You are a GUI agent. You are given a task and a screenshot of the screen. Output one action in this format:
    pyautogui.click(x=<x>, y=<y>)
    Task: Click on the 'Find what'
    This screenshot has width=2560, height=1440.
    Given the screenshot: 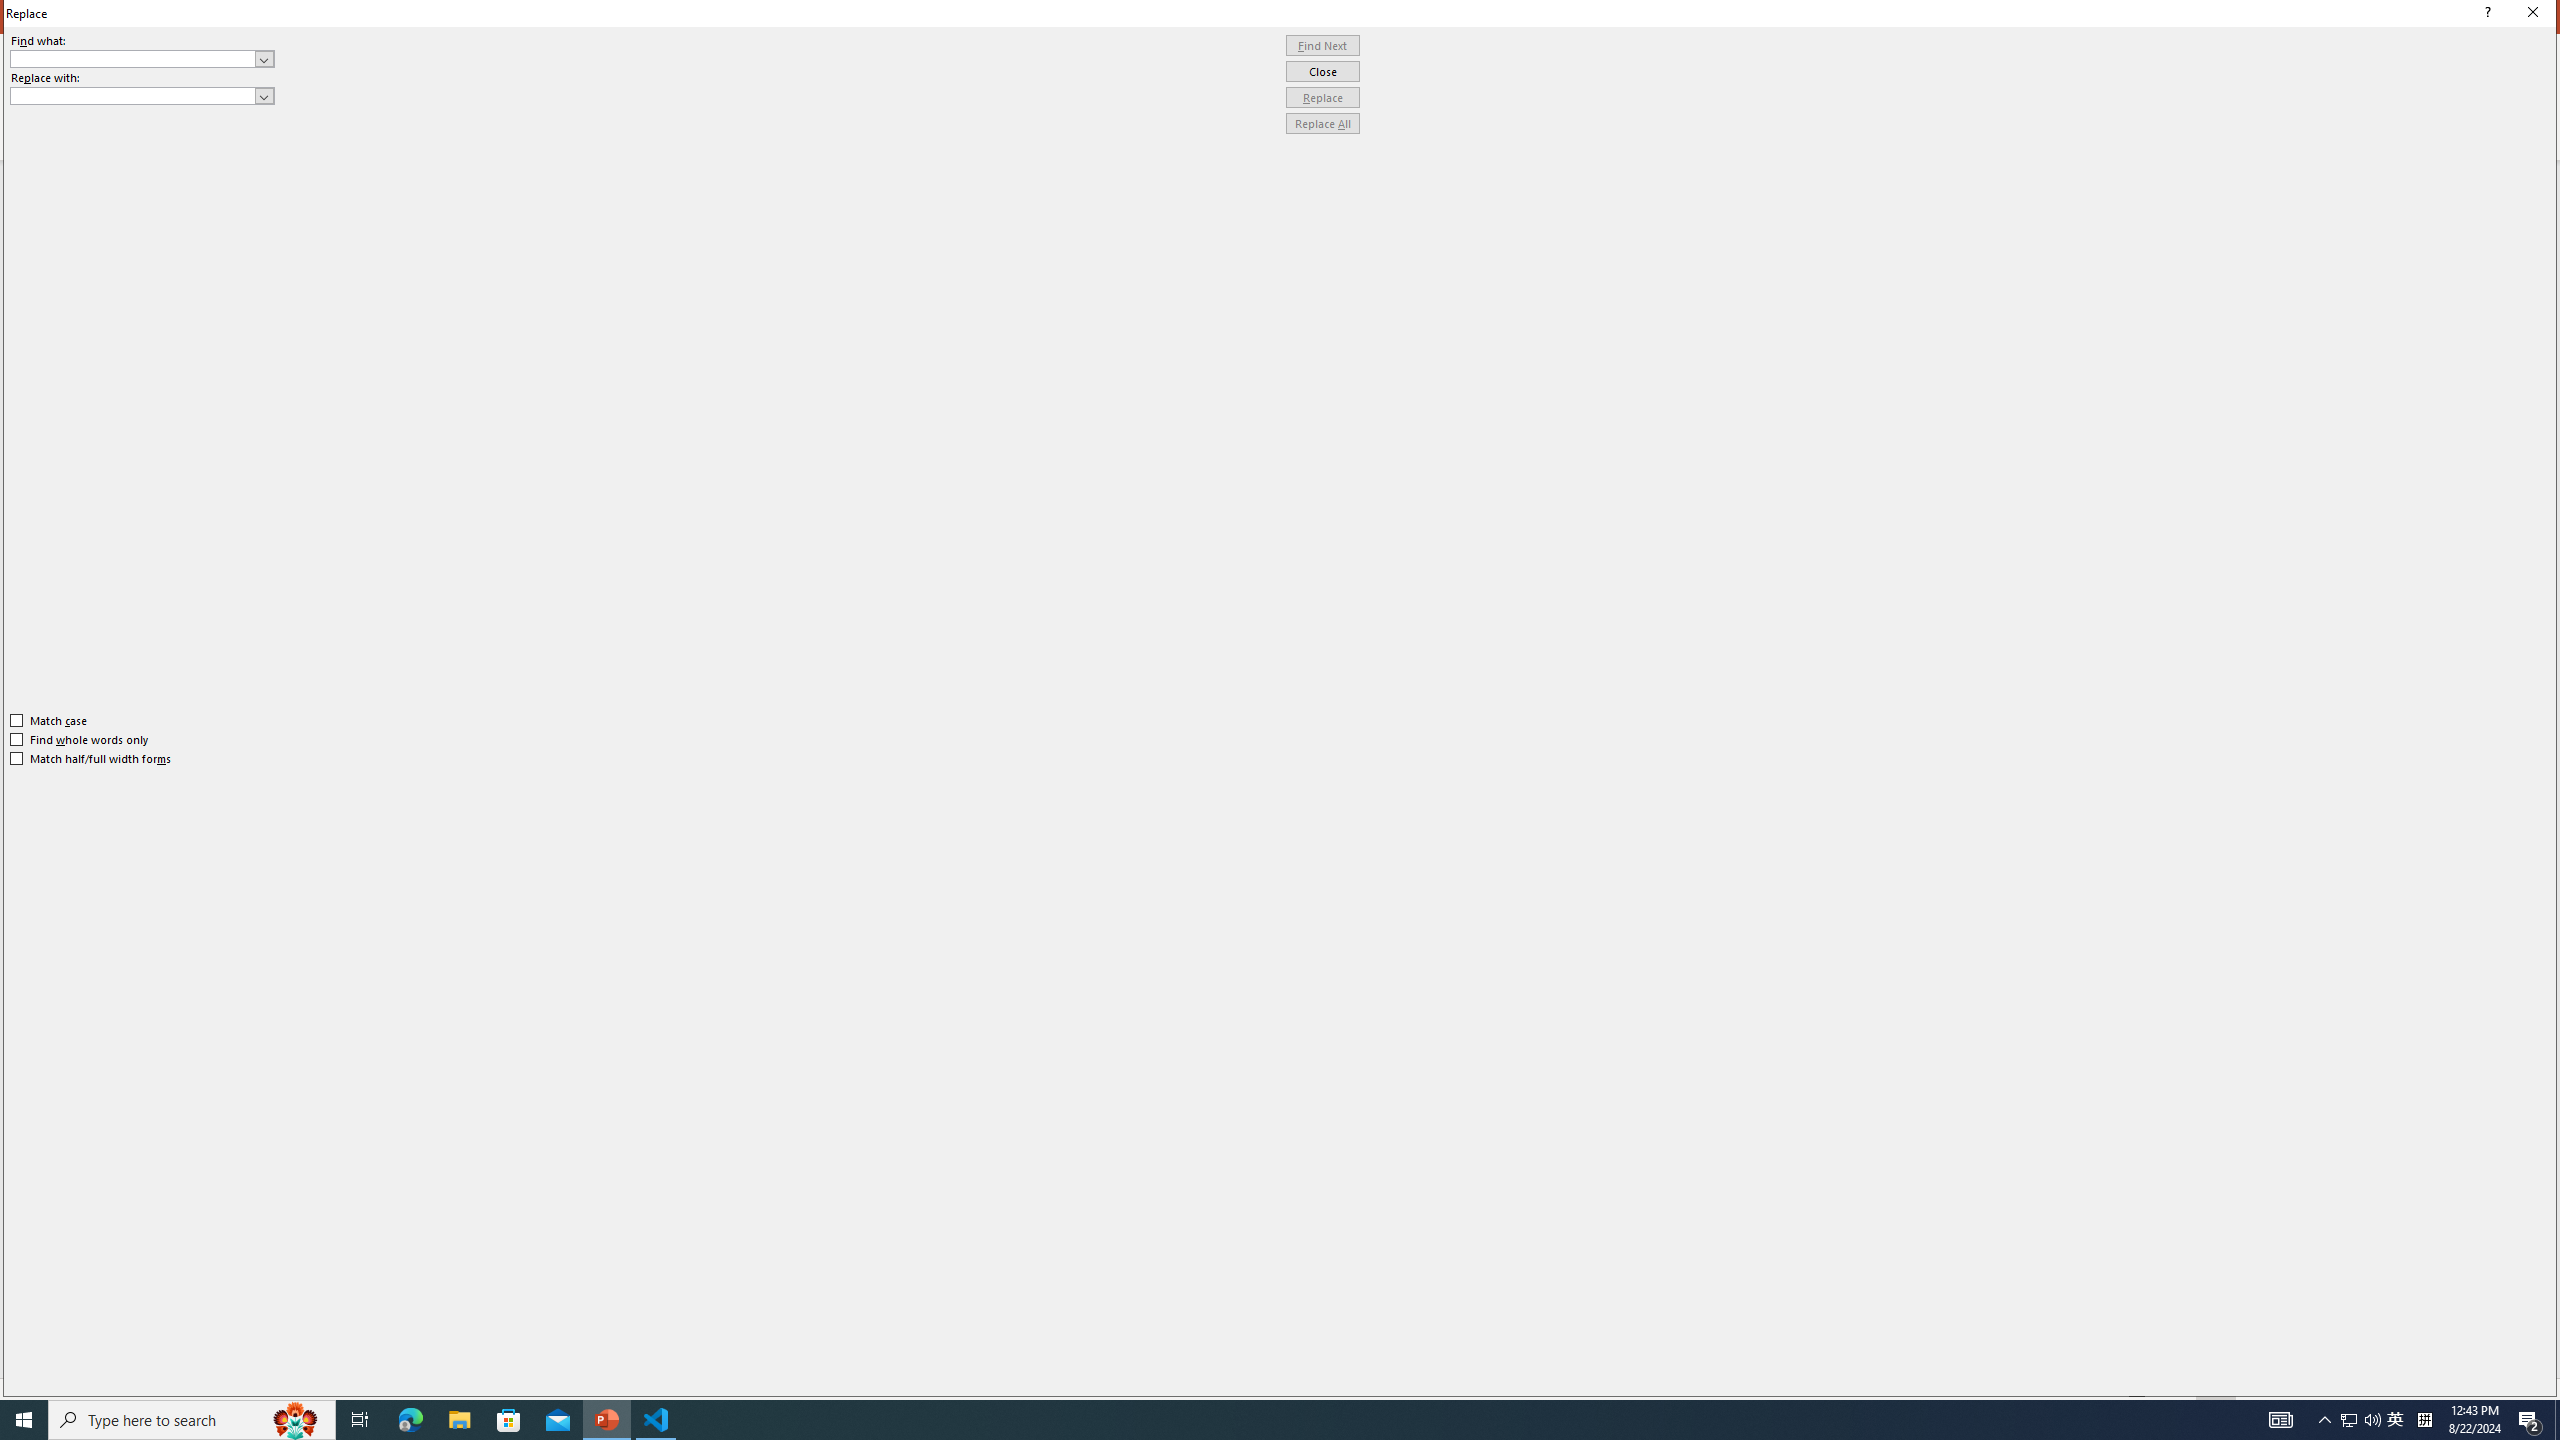 What is the action you would take?
    pyautogui.click(x=133, y=58)
    